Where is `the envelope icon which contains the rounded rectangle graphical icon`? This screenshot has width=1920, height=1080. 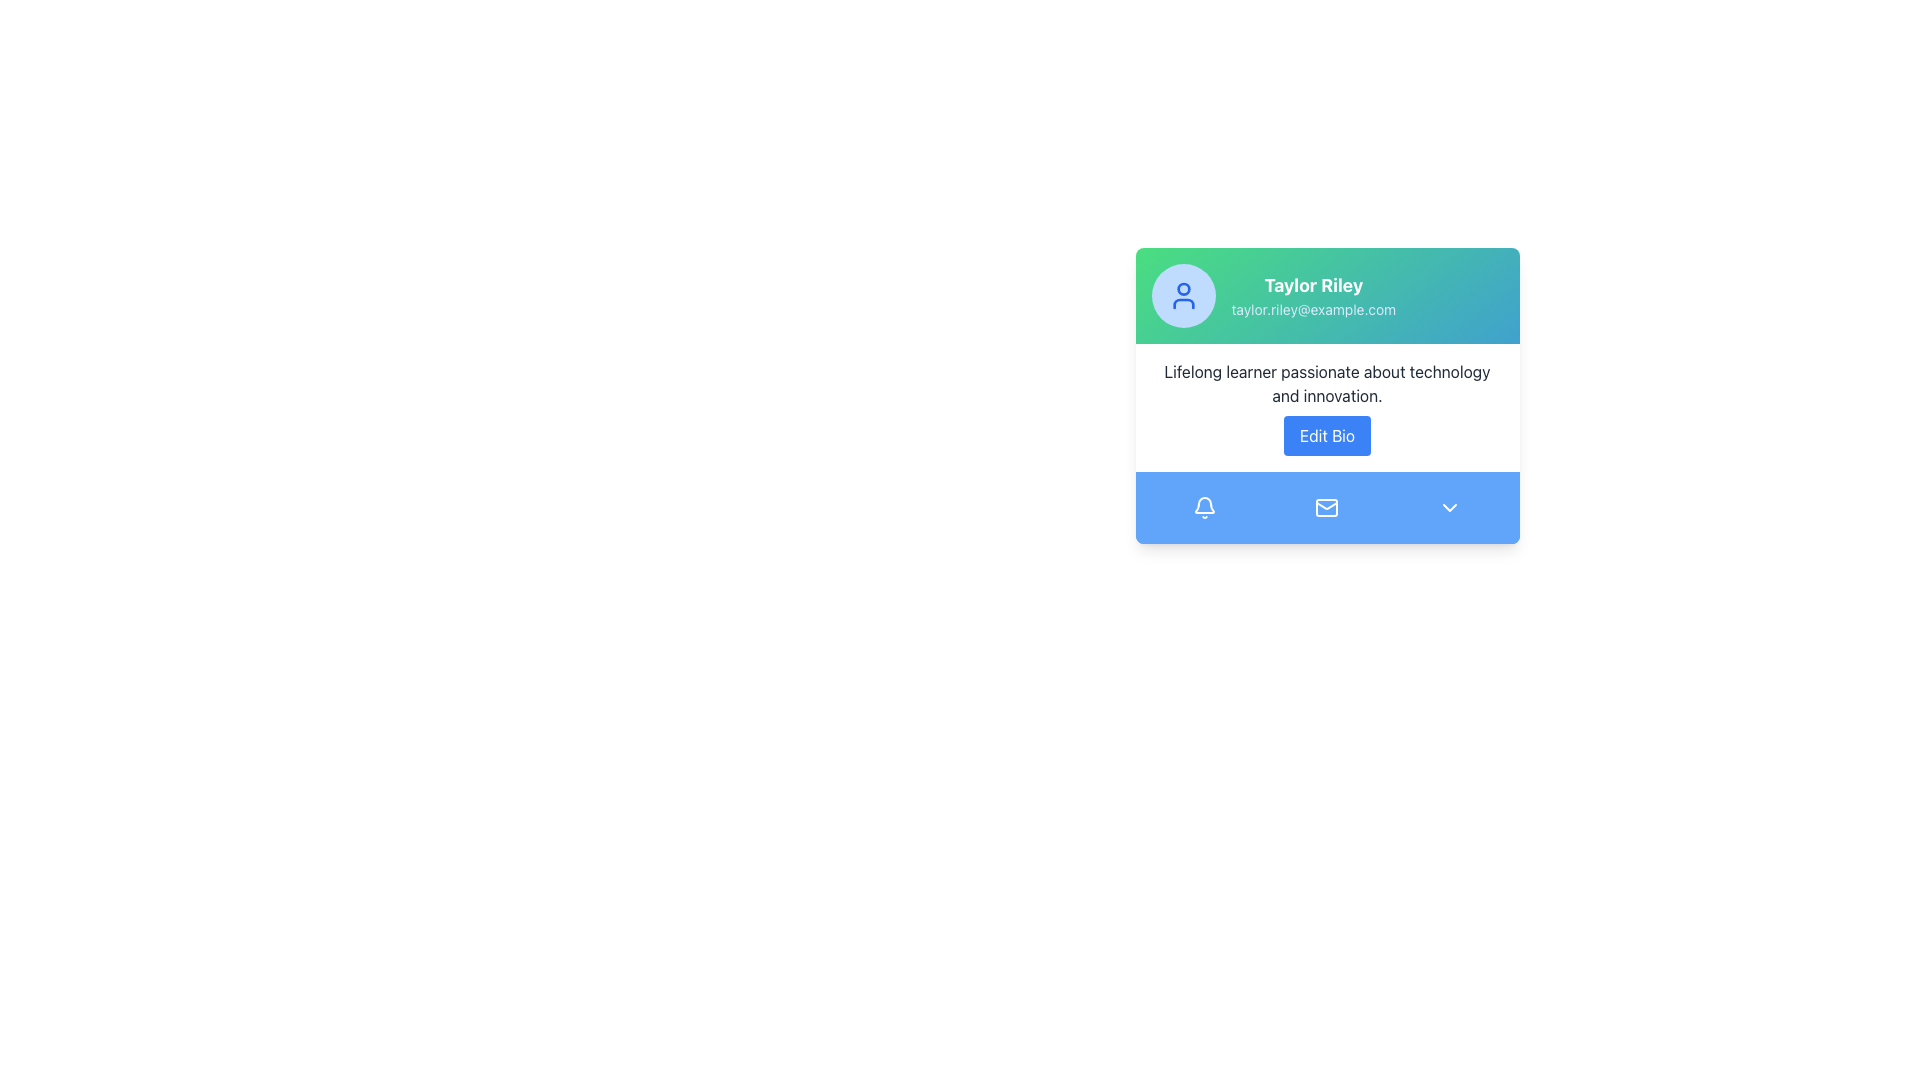
the envelope icon which contains the rounded rectangle graphical icon is located at coordinates (1327, 507).